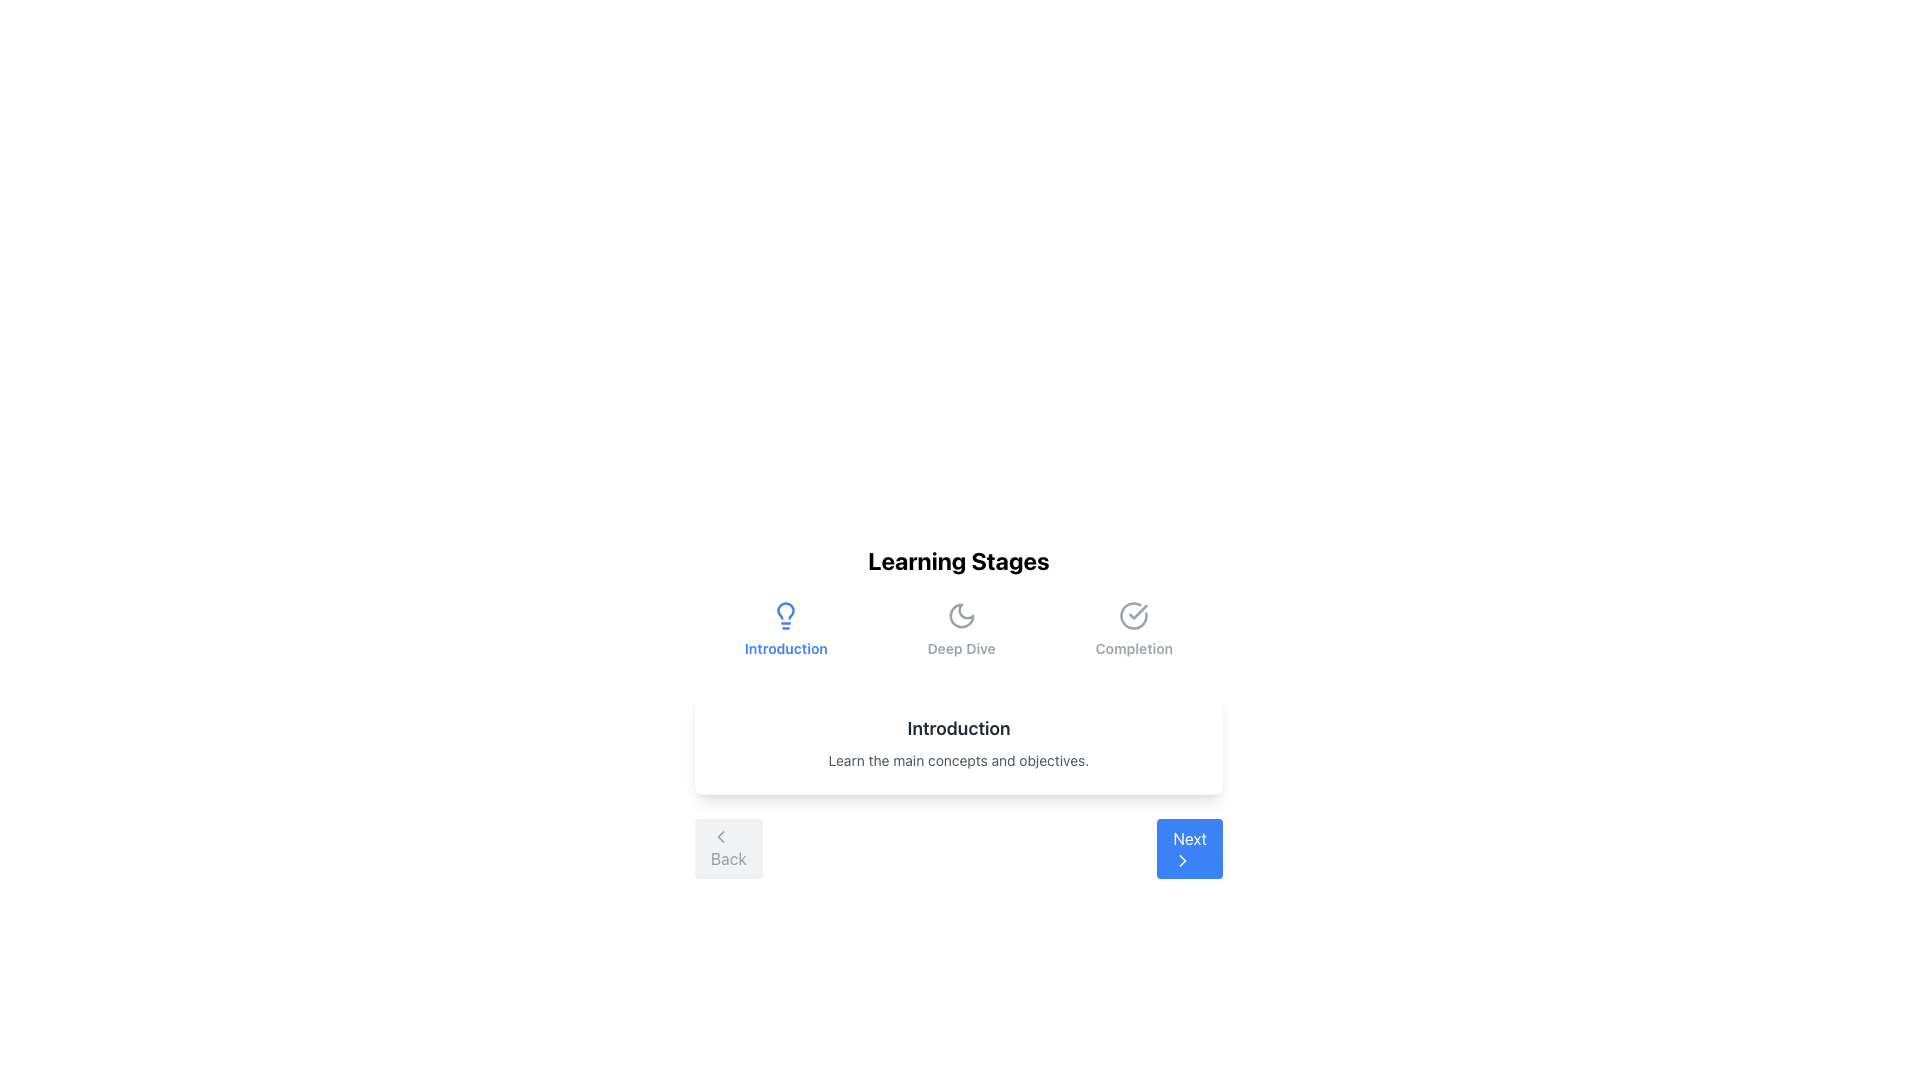  Describe the element at coordinates (1183, 859) in the screenshot. I see `the 'Next' button located at the bottom right of the interface` at that location.